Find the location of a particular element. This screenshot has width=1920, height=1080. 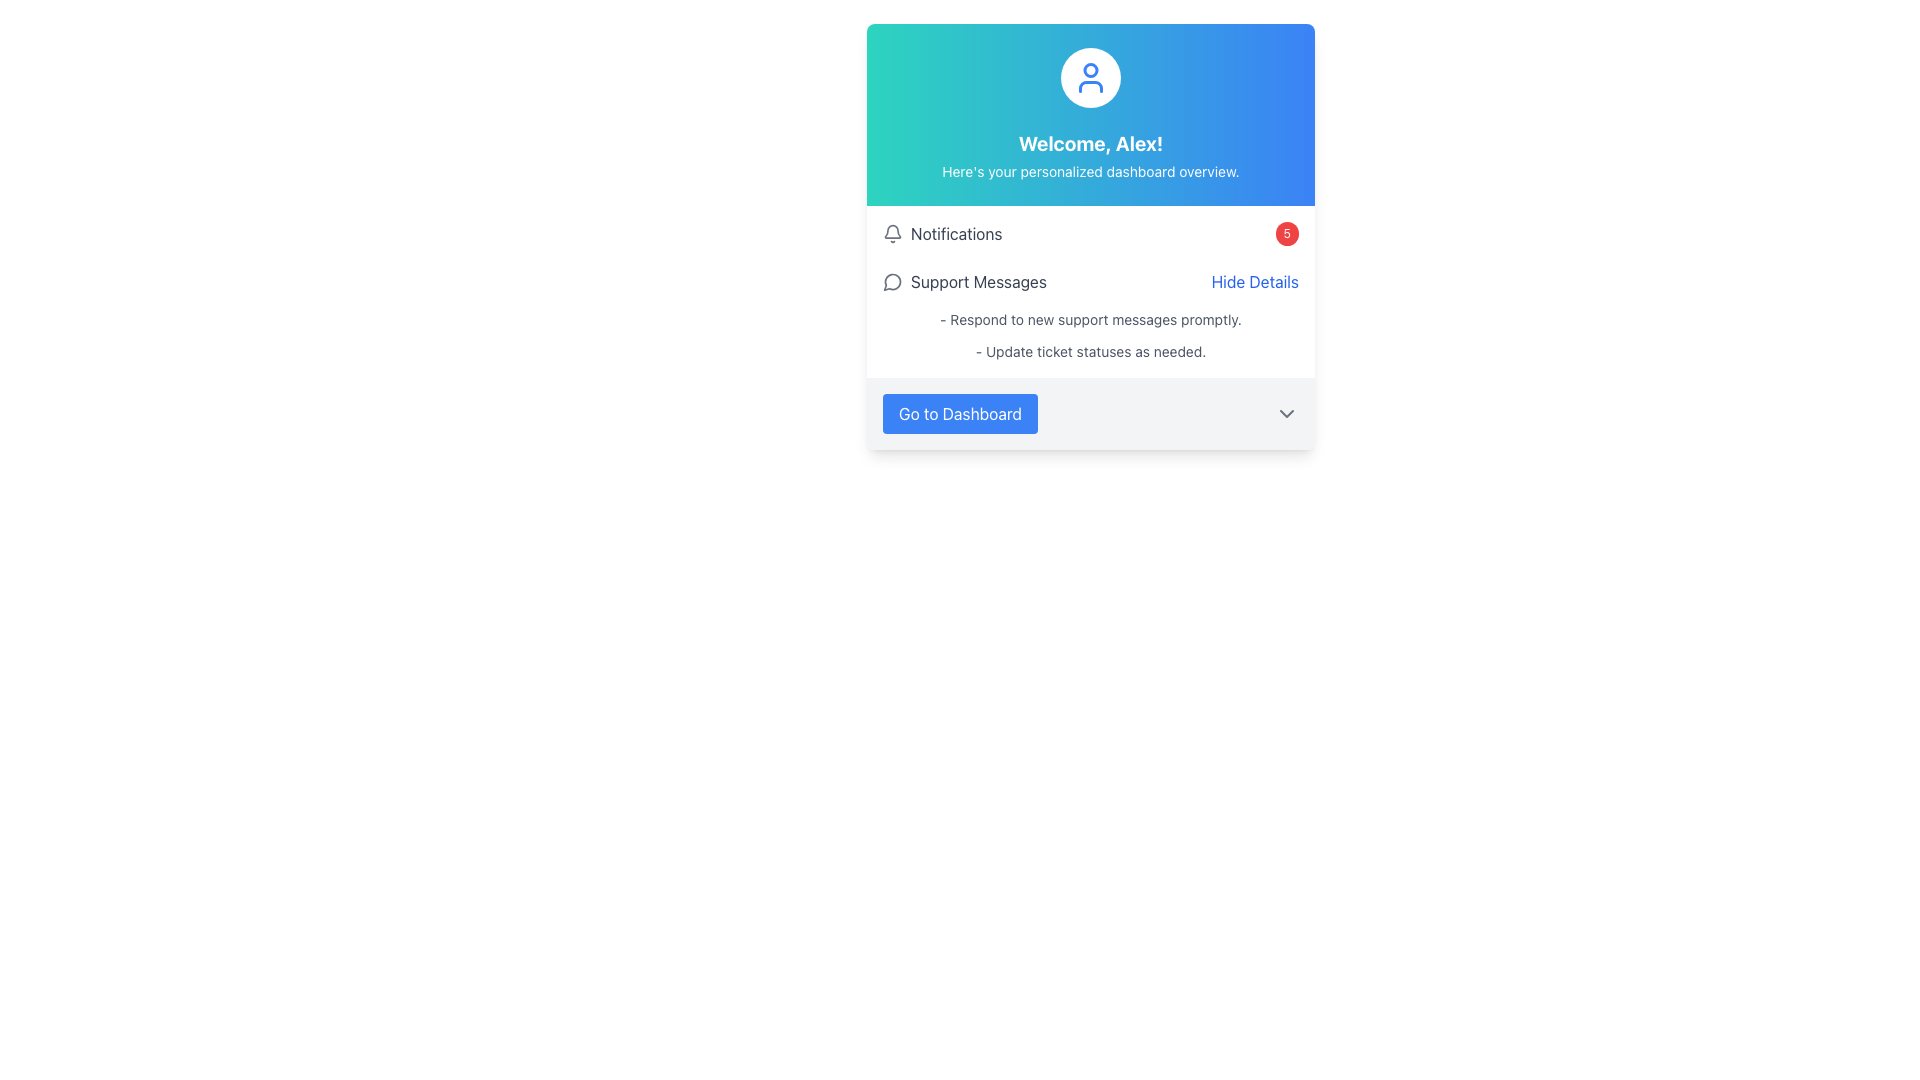

the Informational Header element that displays 'Welcome, Alex!' and includes a user profile icon above the text, located at the top of the interface is located at coordinates (1089, 115).